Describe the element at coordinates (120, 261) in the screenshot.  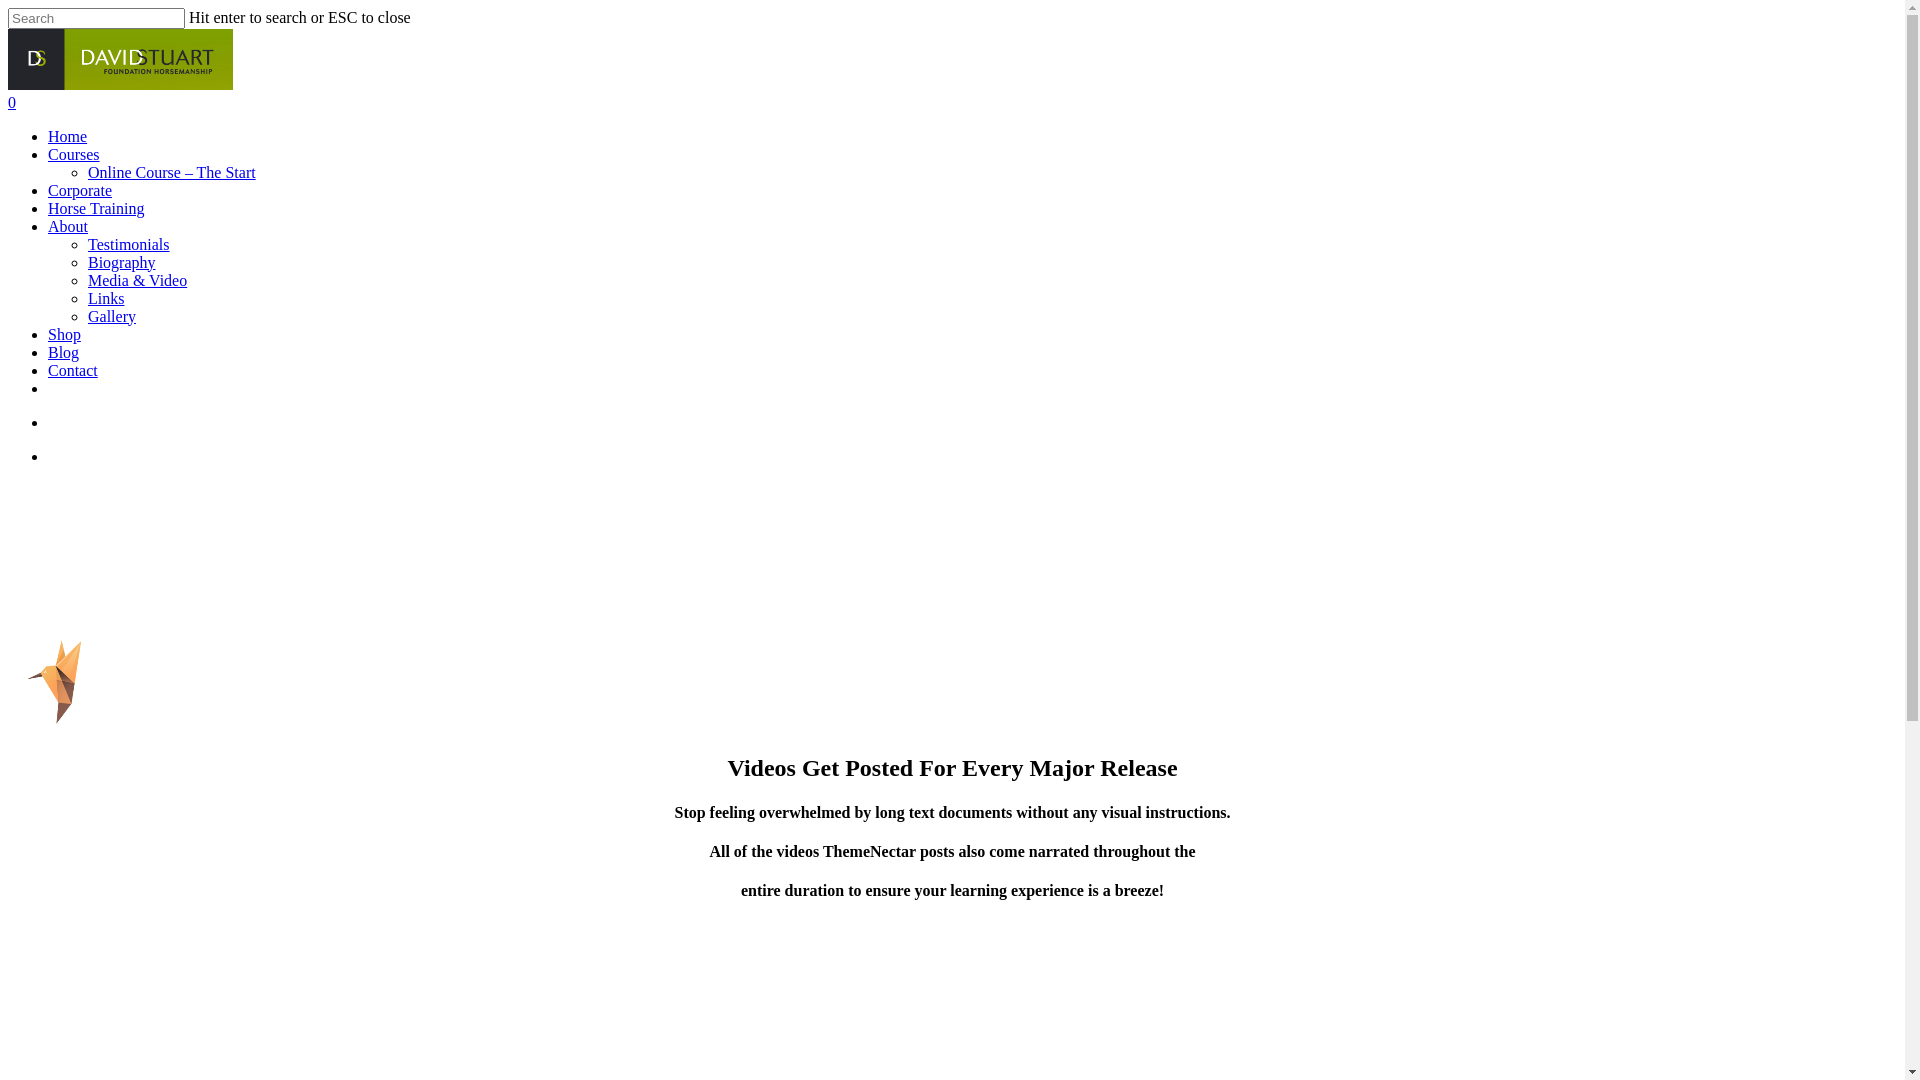
I see `'Biography'` at that location.